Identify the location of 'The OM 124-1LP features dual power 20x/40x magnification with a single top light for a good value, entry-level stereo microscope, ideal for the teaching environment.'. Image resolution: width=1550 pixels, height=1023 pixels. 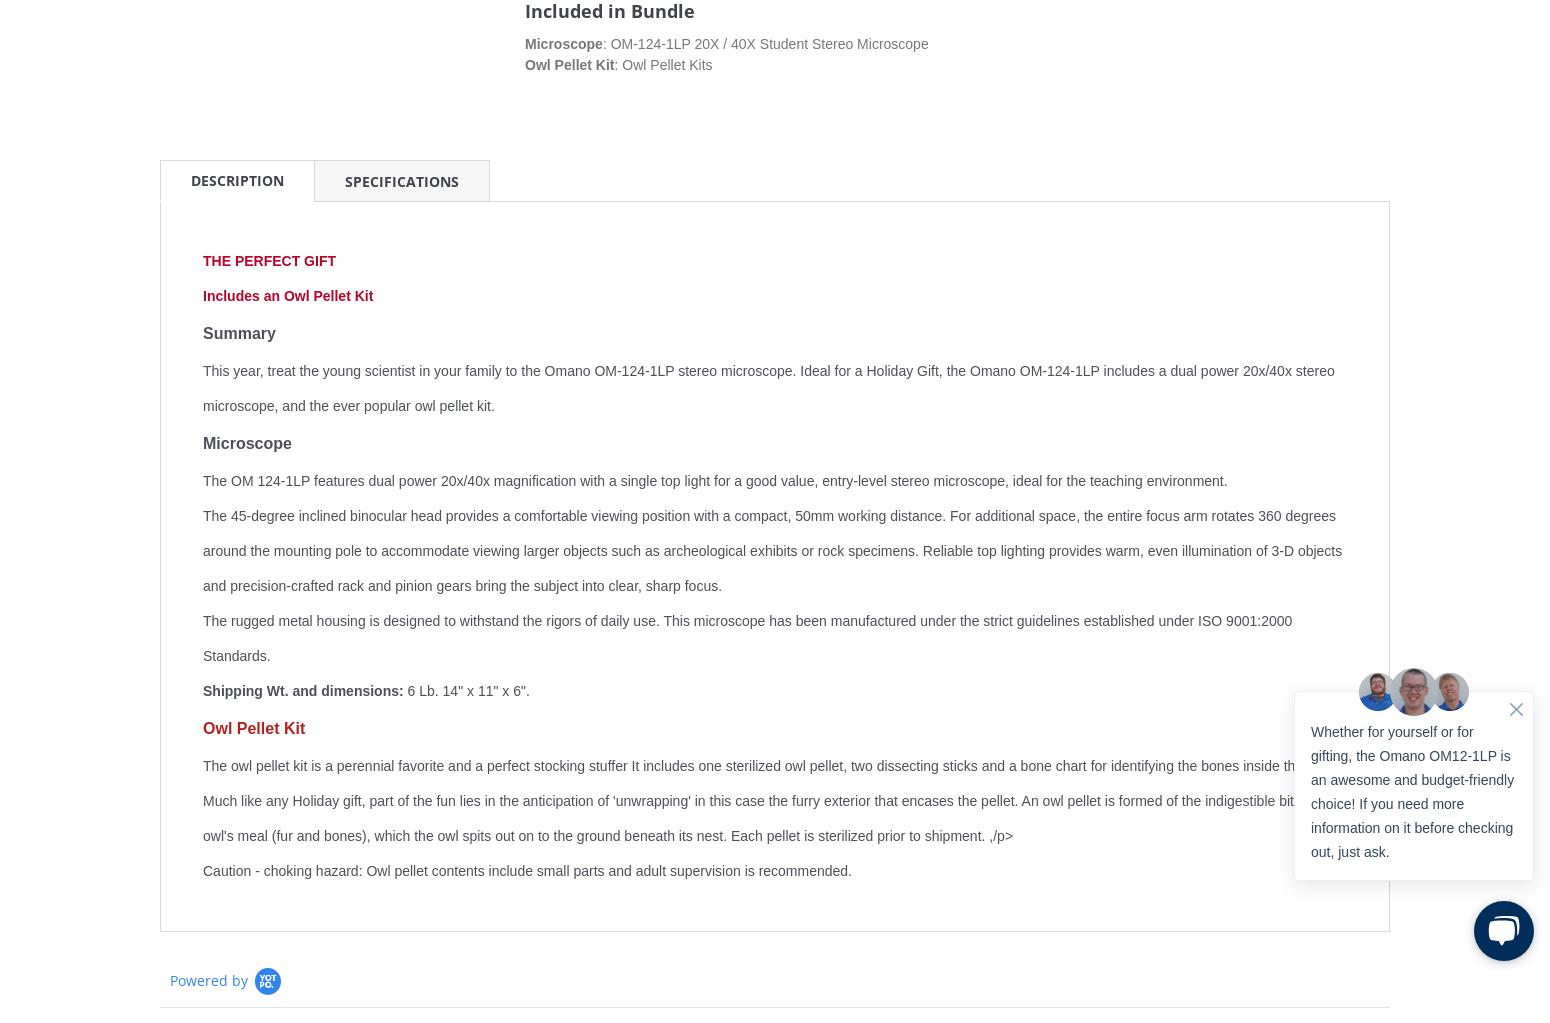
(715, 481).